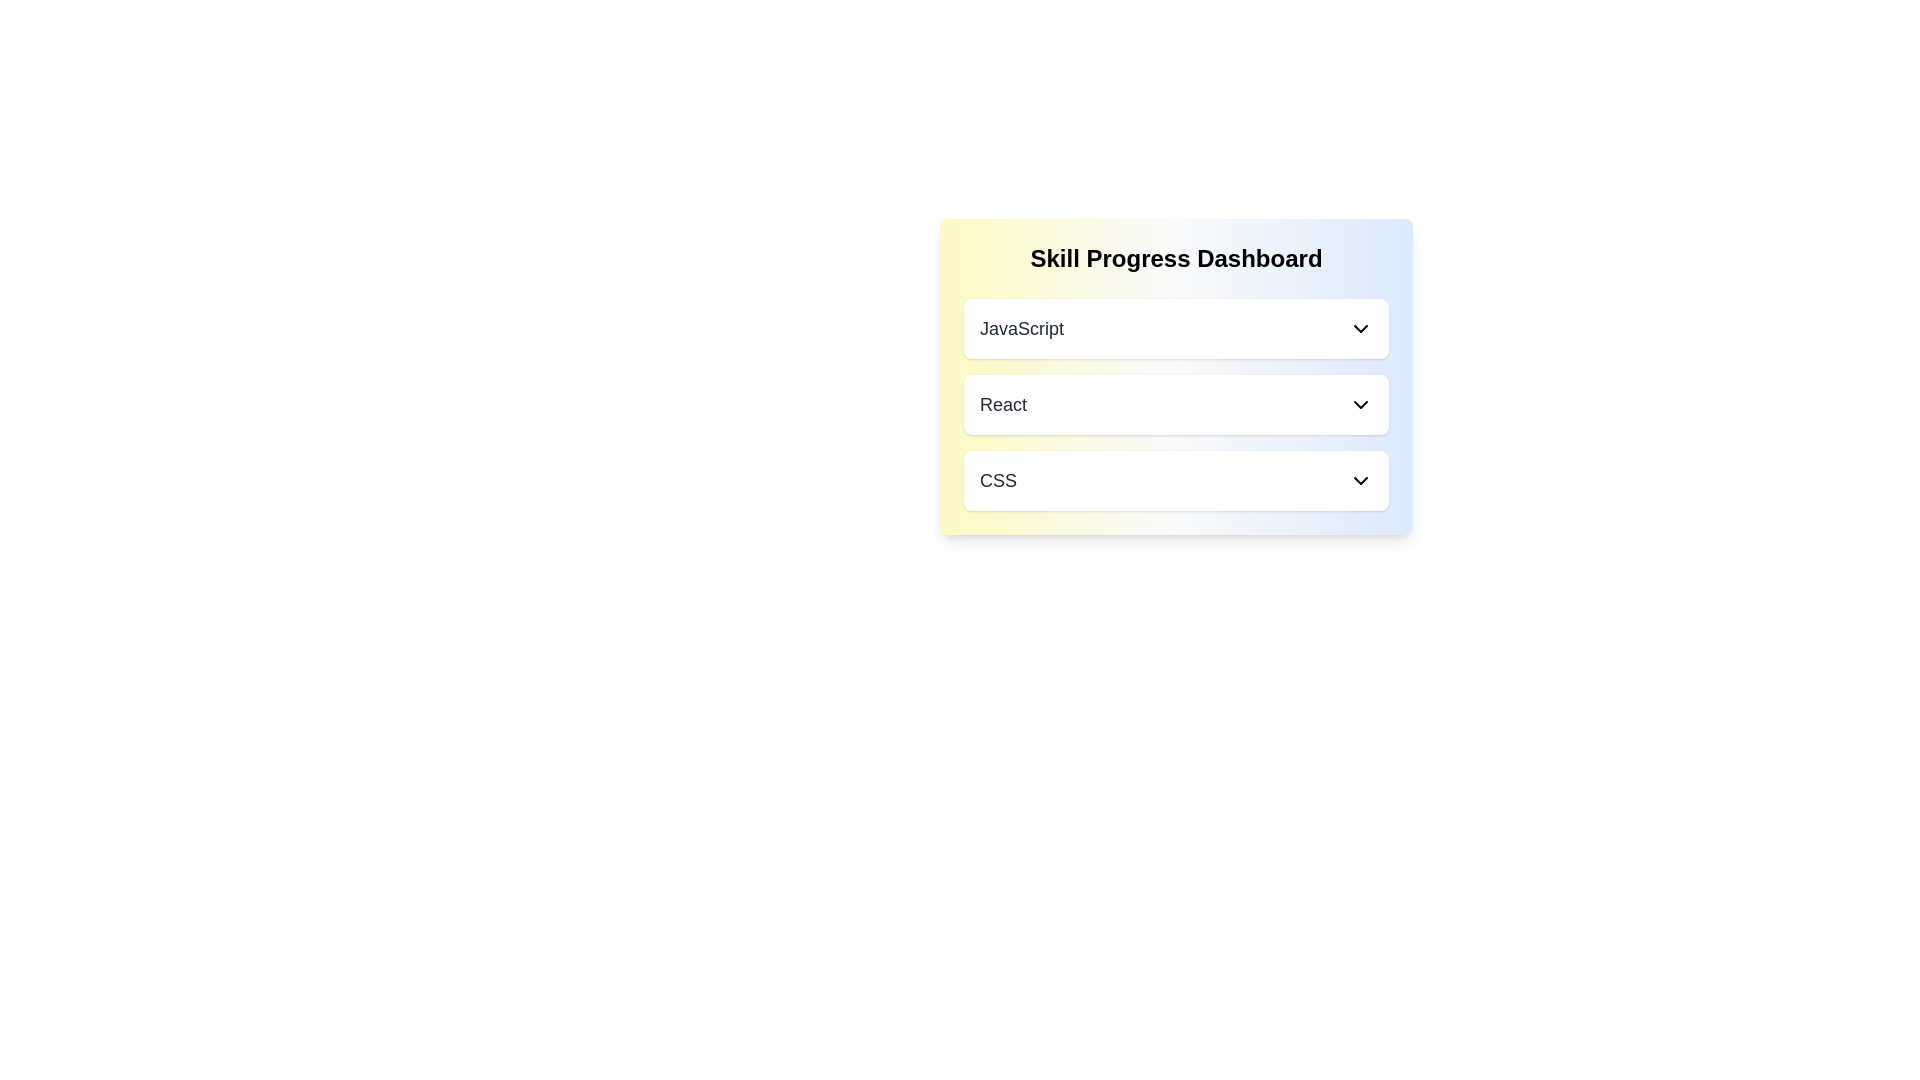 The image size is (1920, 1080). I want to click on the dropdown icon to the right of the text 'React' in the second row of the 'Skill Progress Dashboard' interface to interact programmatically, so click(1360, 405).